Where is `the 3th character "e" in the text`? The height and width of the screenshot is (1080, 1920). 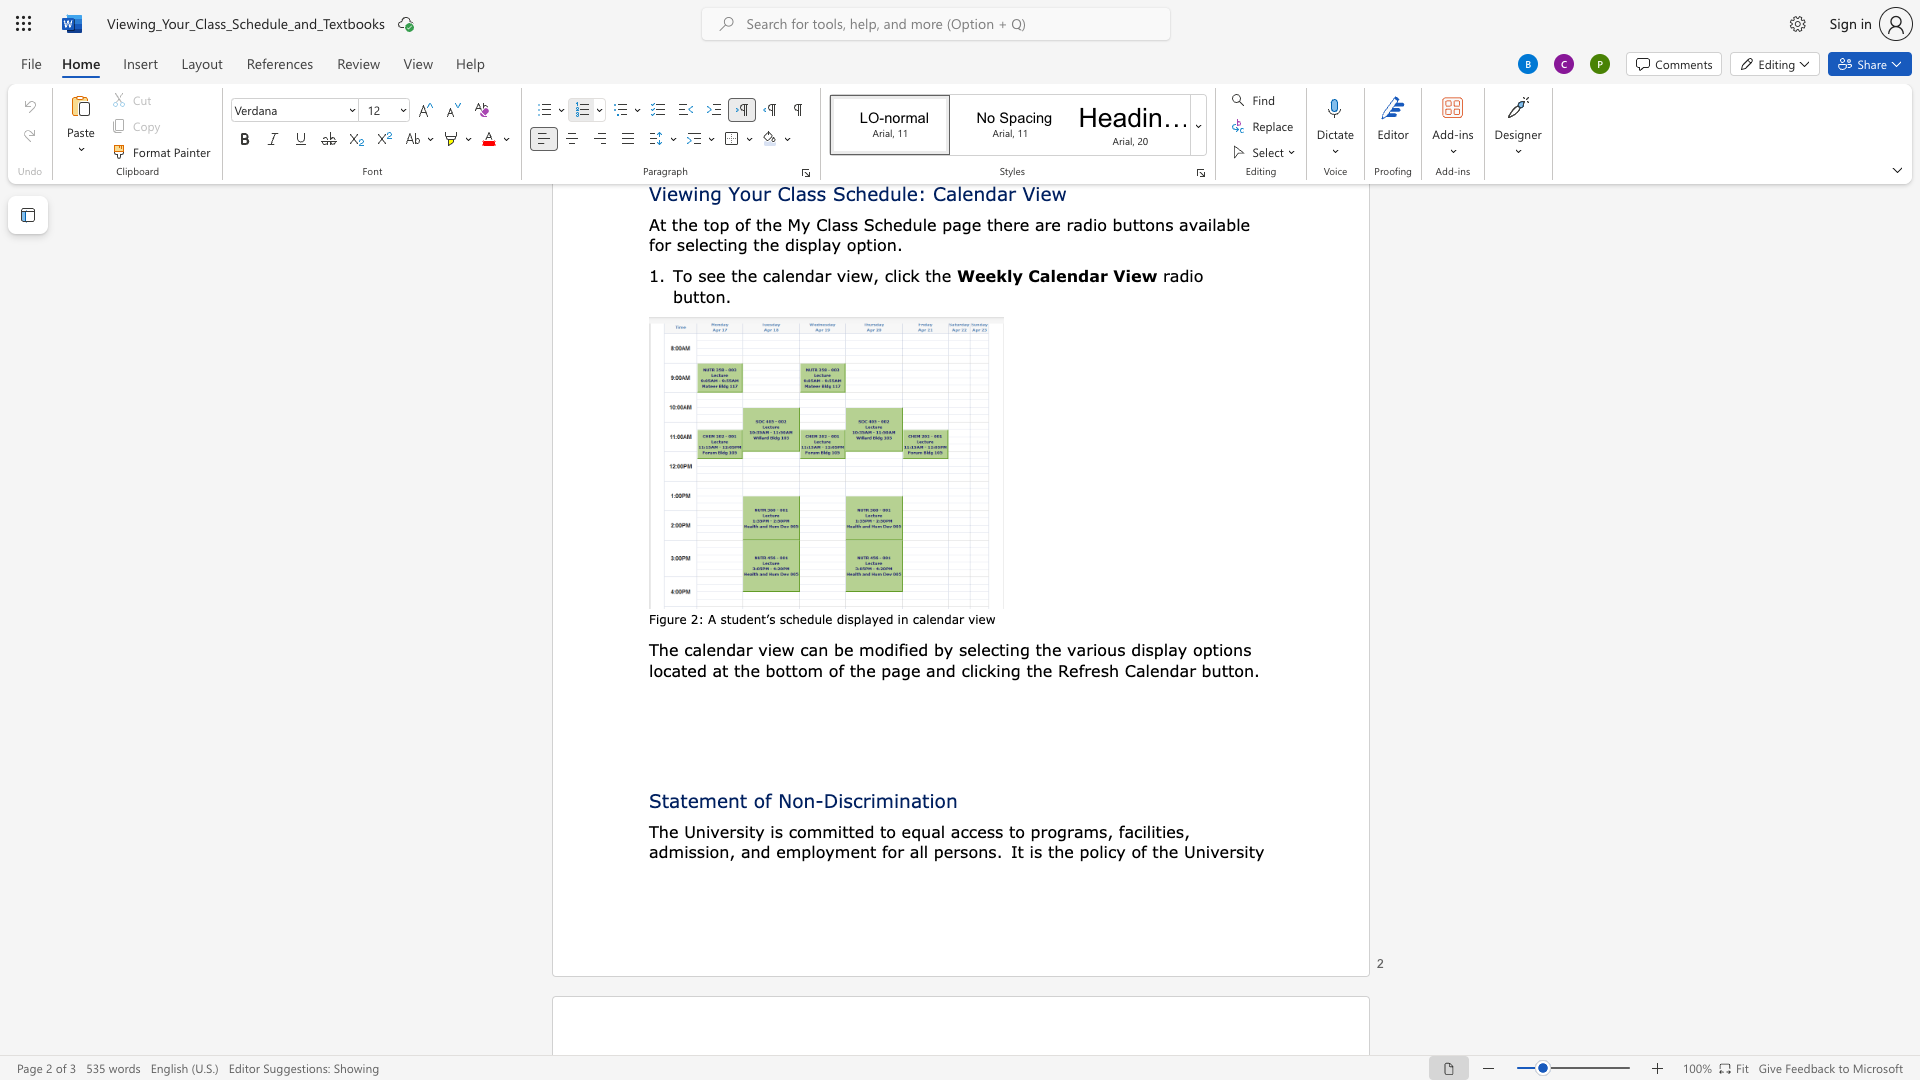
the 3th character "e" in the text is located at coordinates (803, 618).